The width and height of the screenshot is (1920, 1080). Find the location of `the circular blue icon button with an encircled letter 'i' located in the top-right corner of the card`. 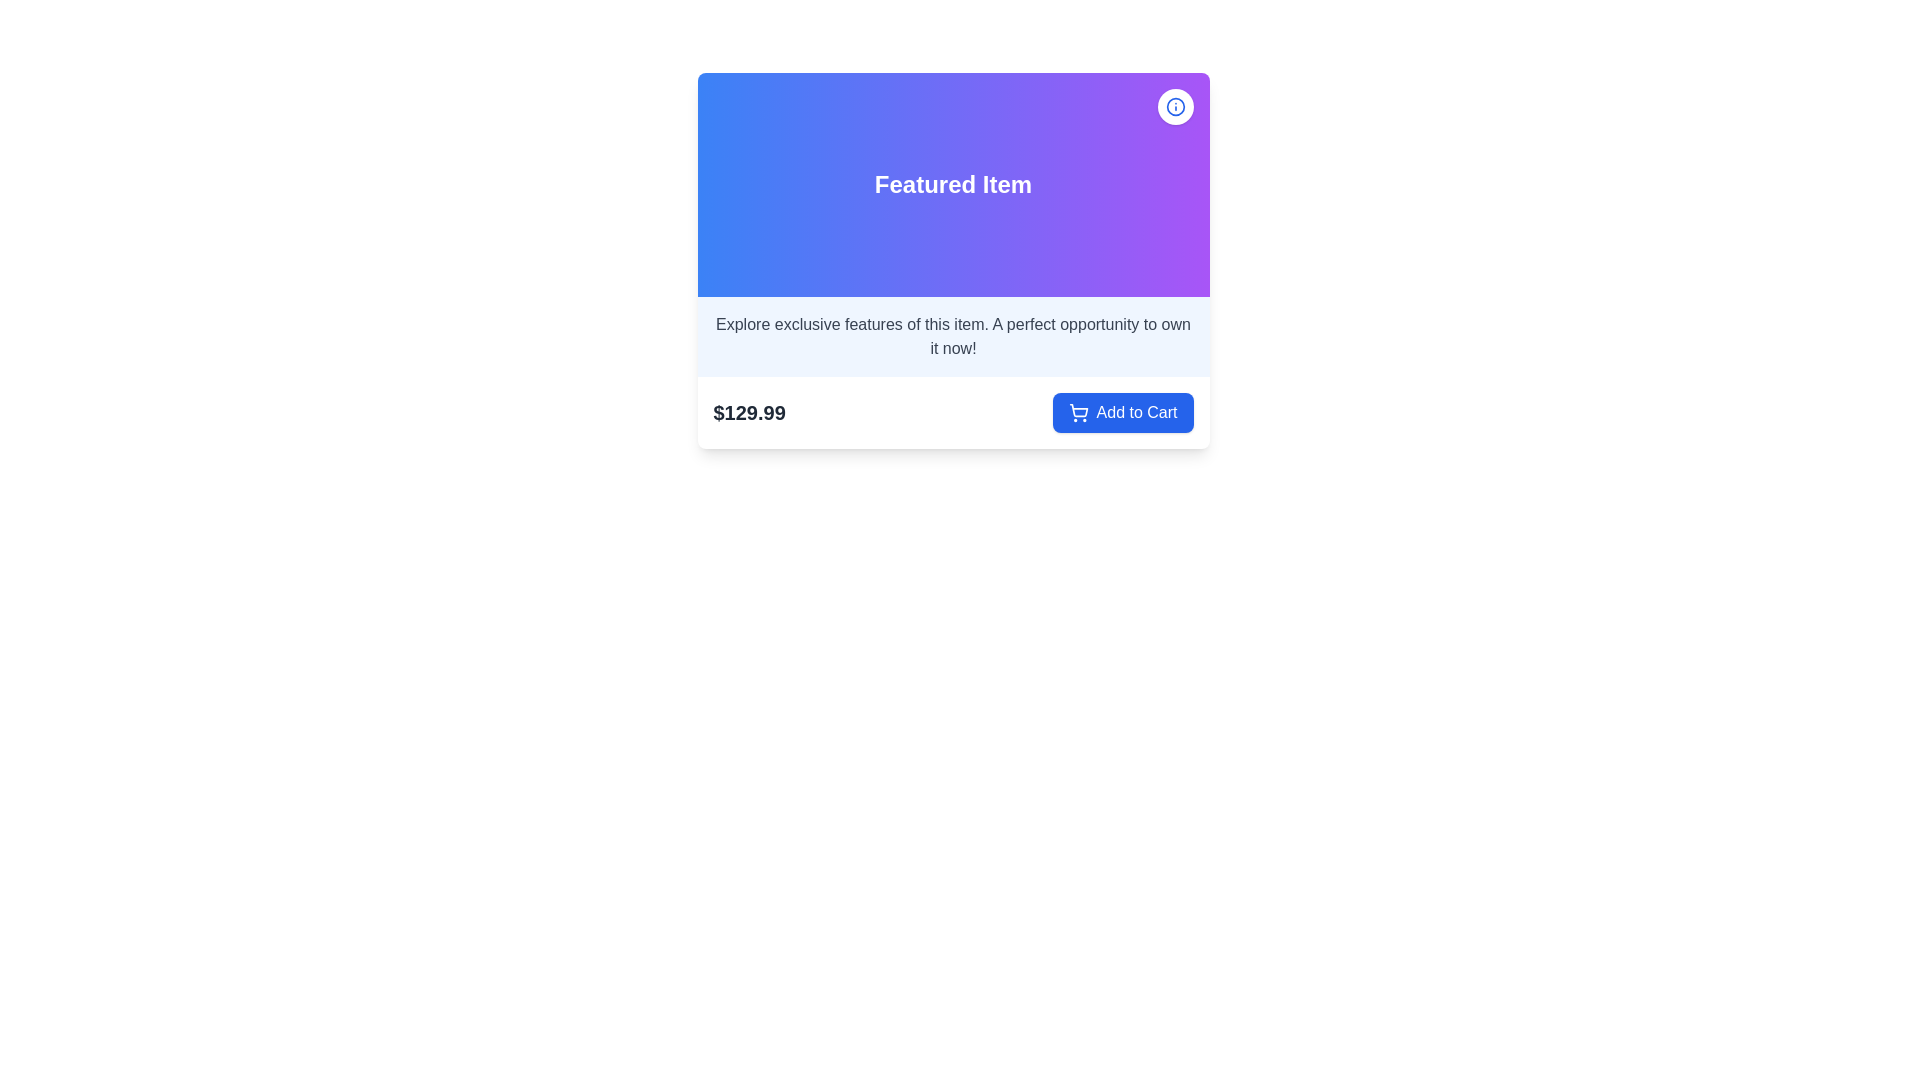

the circular blue icon button with an encircled letter 'i' located in the top-right corner of the card is located at coordinates (1175, 107).